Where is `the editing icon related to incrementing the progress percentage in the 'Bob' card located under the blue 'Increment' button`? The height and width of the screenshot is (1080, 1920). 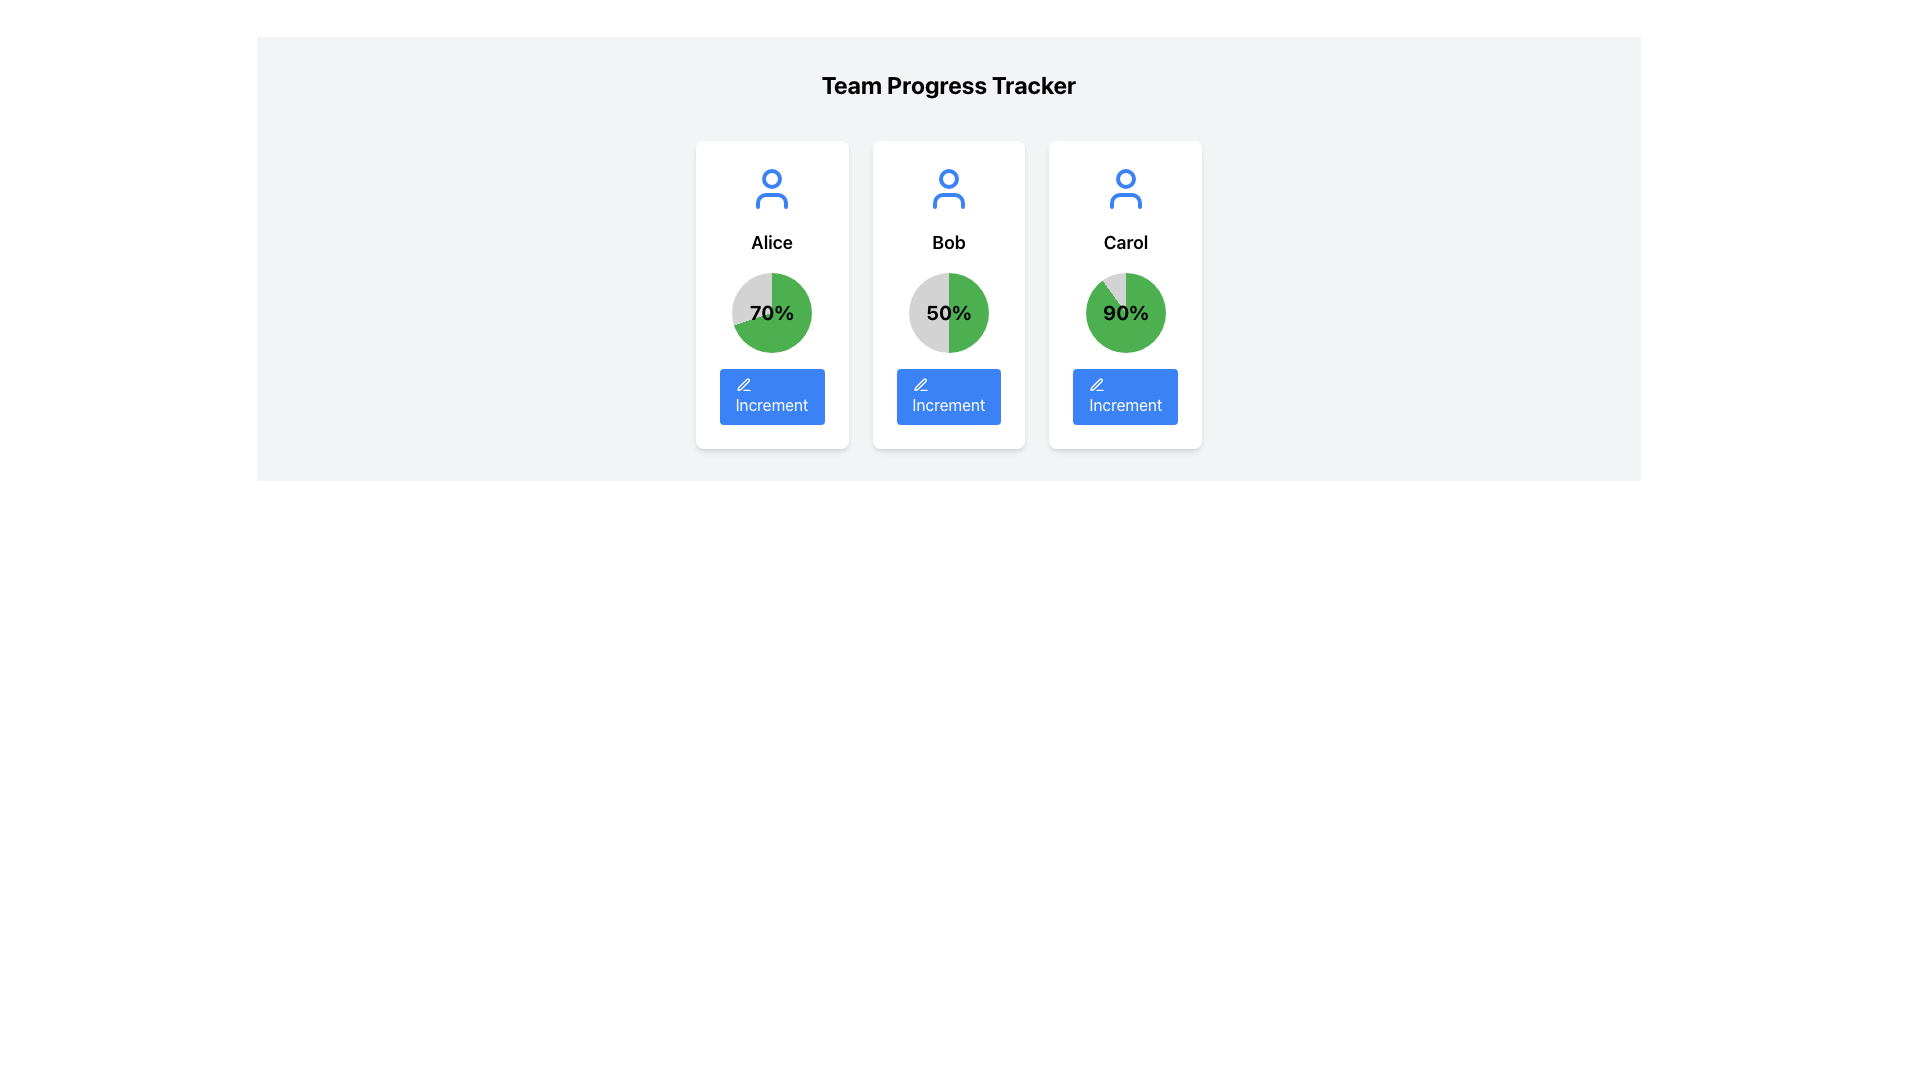
the editing icon related to incrementing the progress percentage in the 'Bob' card located under the blue 'Increment' button is located at coordinates (919, 384).